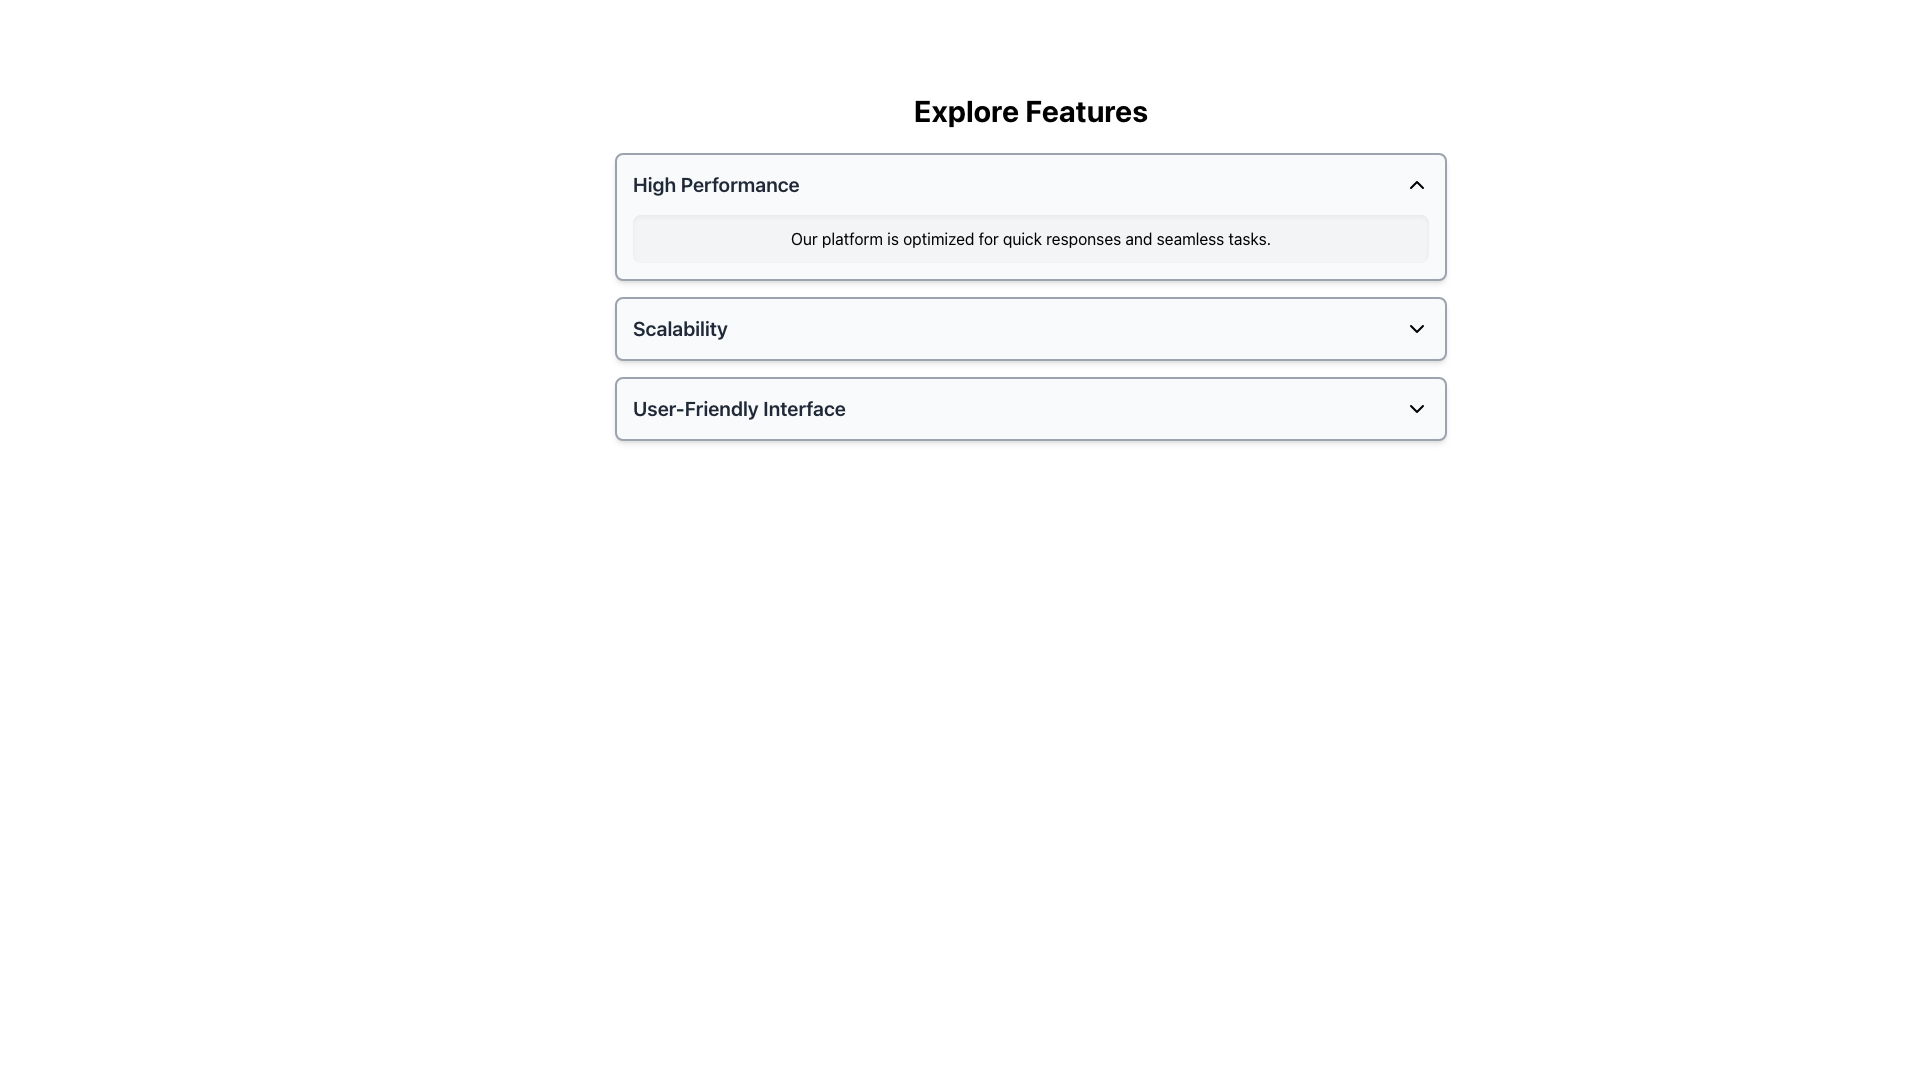 The image size is (1920, 1080). Describe the element at coordinates (1031, 111) in the screenshot. I see `the prominent, bold-styled header reading 'Explore Features', which is centrally aligned at the top of the section` at that location.